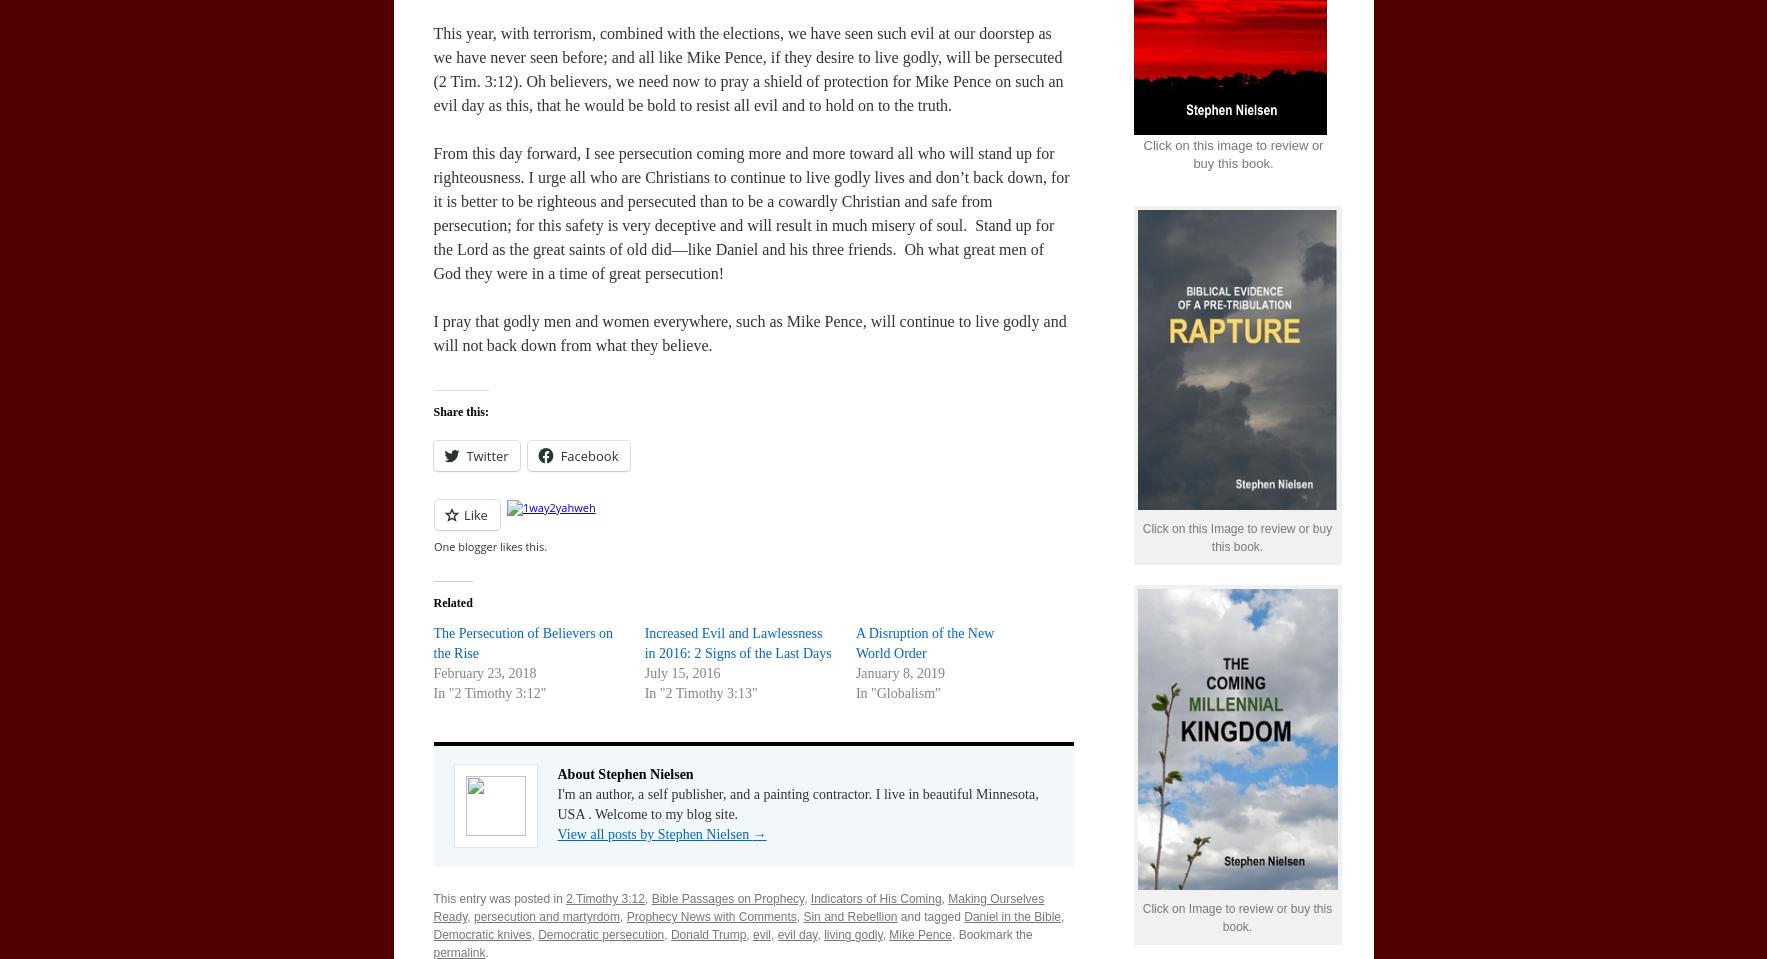 The width and height of the screenshot is (1767, 959). Describe the element at coordinates (623, 774) in the screenshot. I see `'About Stephen Nielsen'` at that location.